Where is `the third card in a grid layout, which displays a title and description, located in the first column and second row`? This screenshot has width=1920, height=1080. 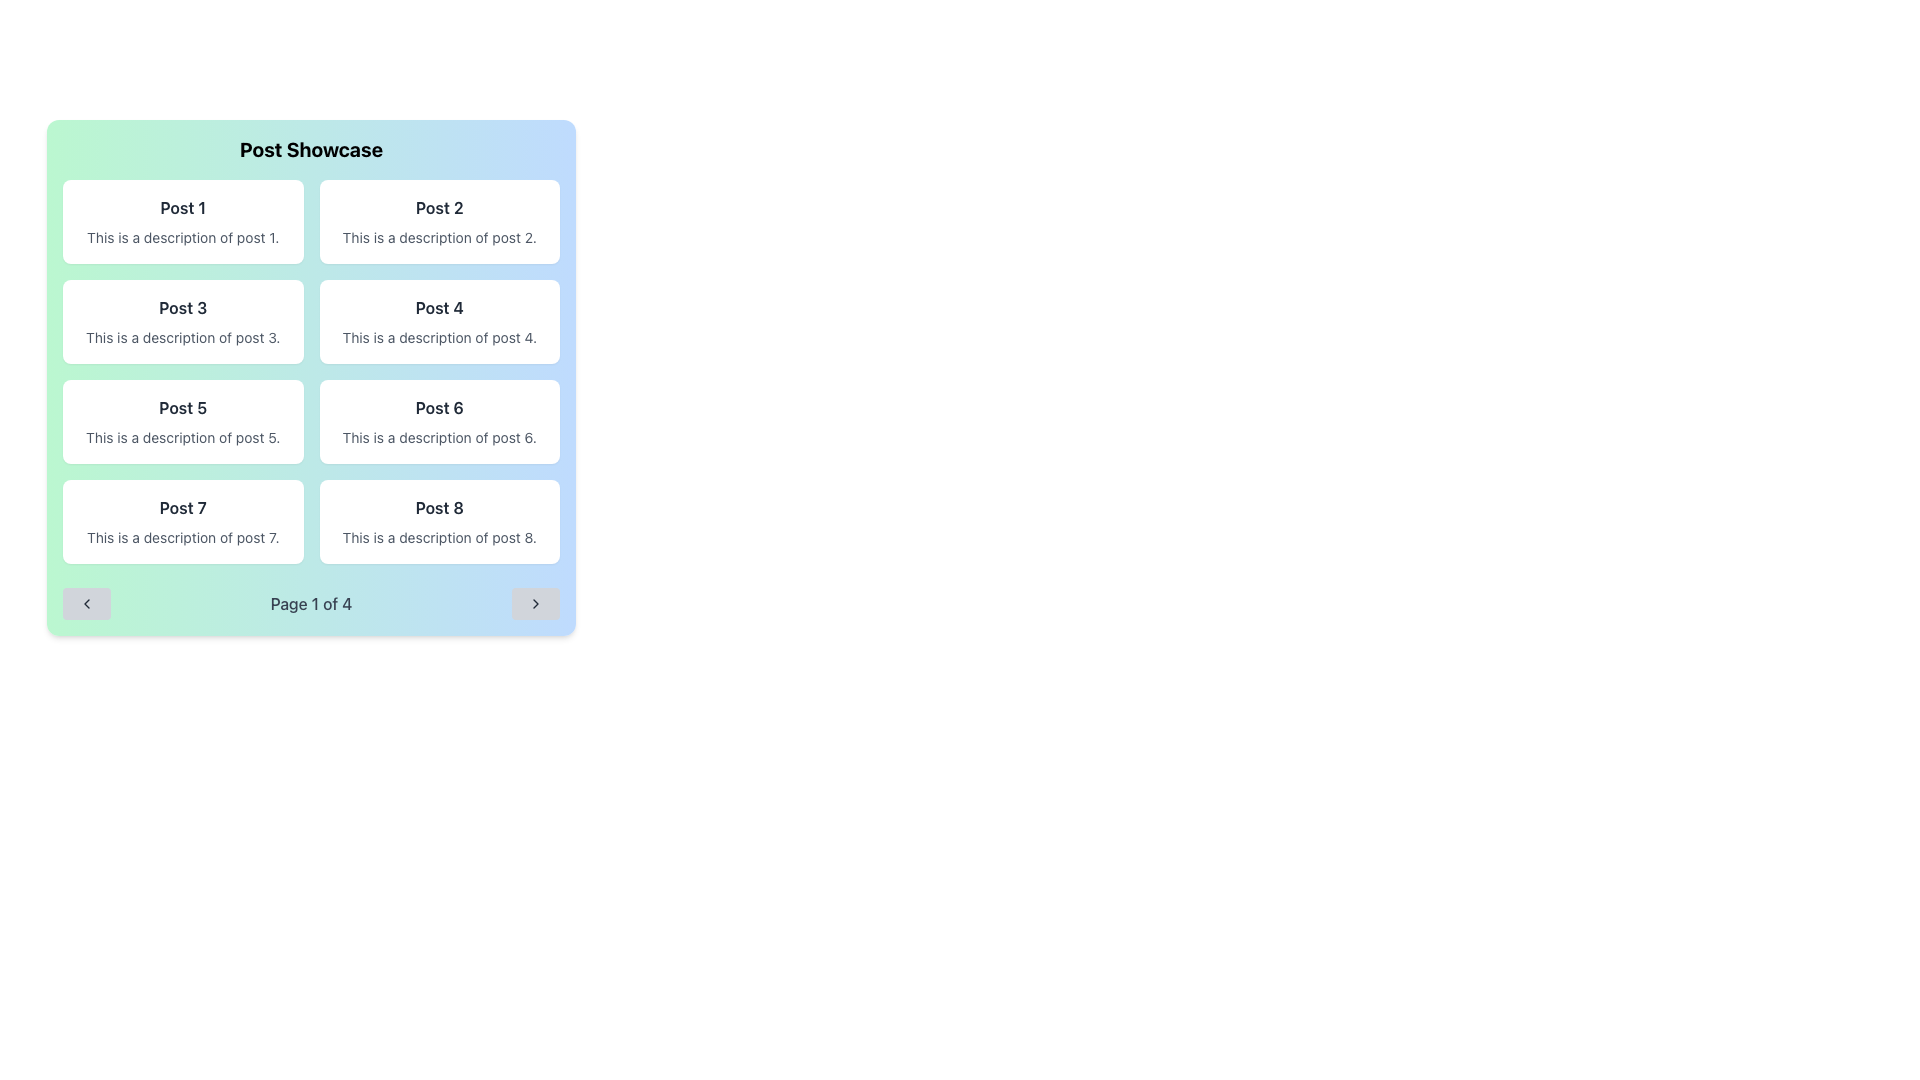
the third card in a grid layout, which displays a title and description, located in the first column and second row is located at coordinates (183, 320).